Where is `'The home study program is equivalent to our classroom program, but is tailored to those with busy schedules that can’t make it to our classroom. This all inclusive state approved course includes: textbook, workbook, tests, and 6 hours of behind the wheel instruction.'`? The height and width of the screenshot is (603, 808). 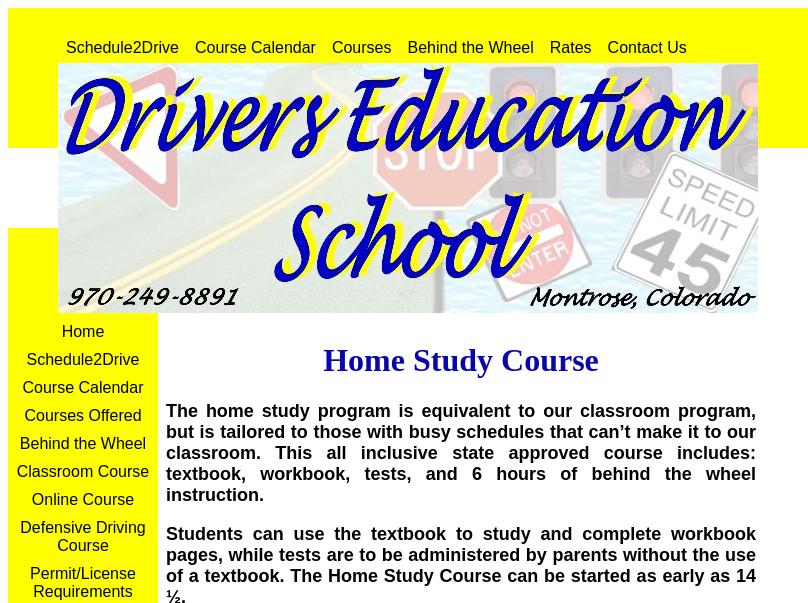 'The home study program is equivalent to our classroom program, but is tailored to those with busy schedules that can’t make it to our classroom. This all inclusive state approved course includes: textbook, workbook, tests, and 6 hours of behind the wheel instruction.' is located at coordinates (460, 451).